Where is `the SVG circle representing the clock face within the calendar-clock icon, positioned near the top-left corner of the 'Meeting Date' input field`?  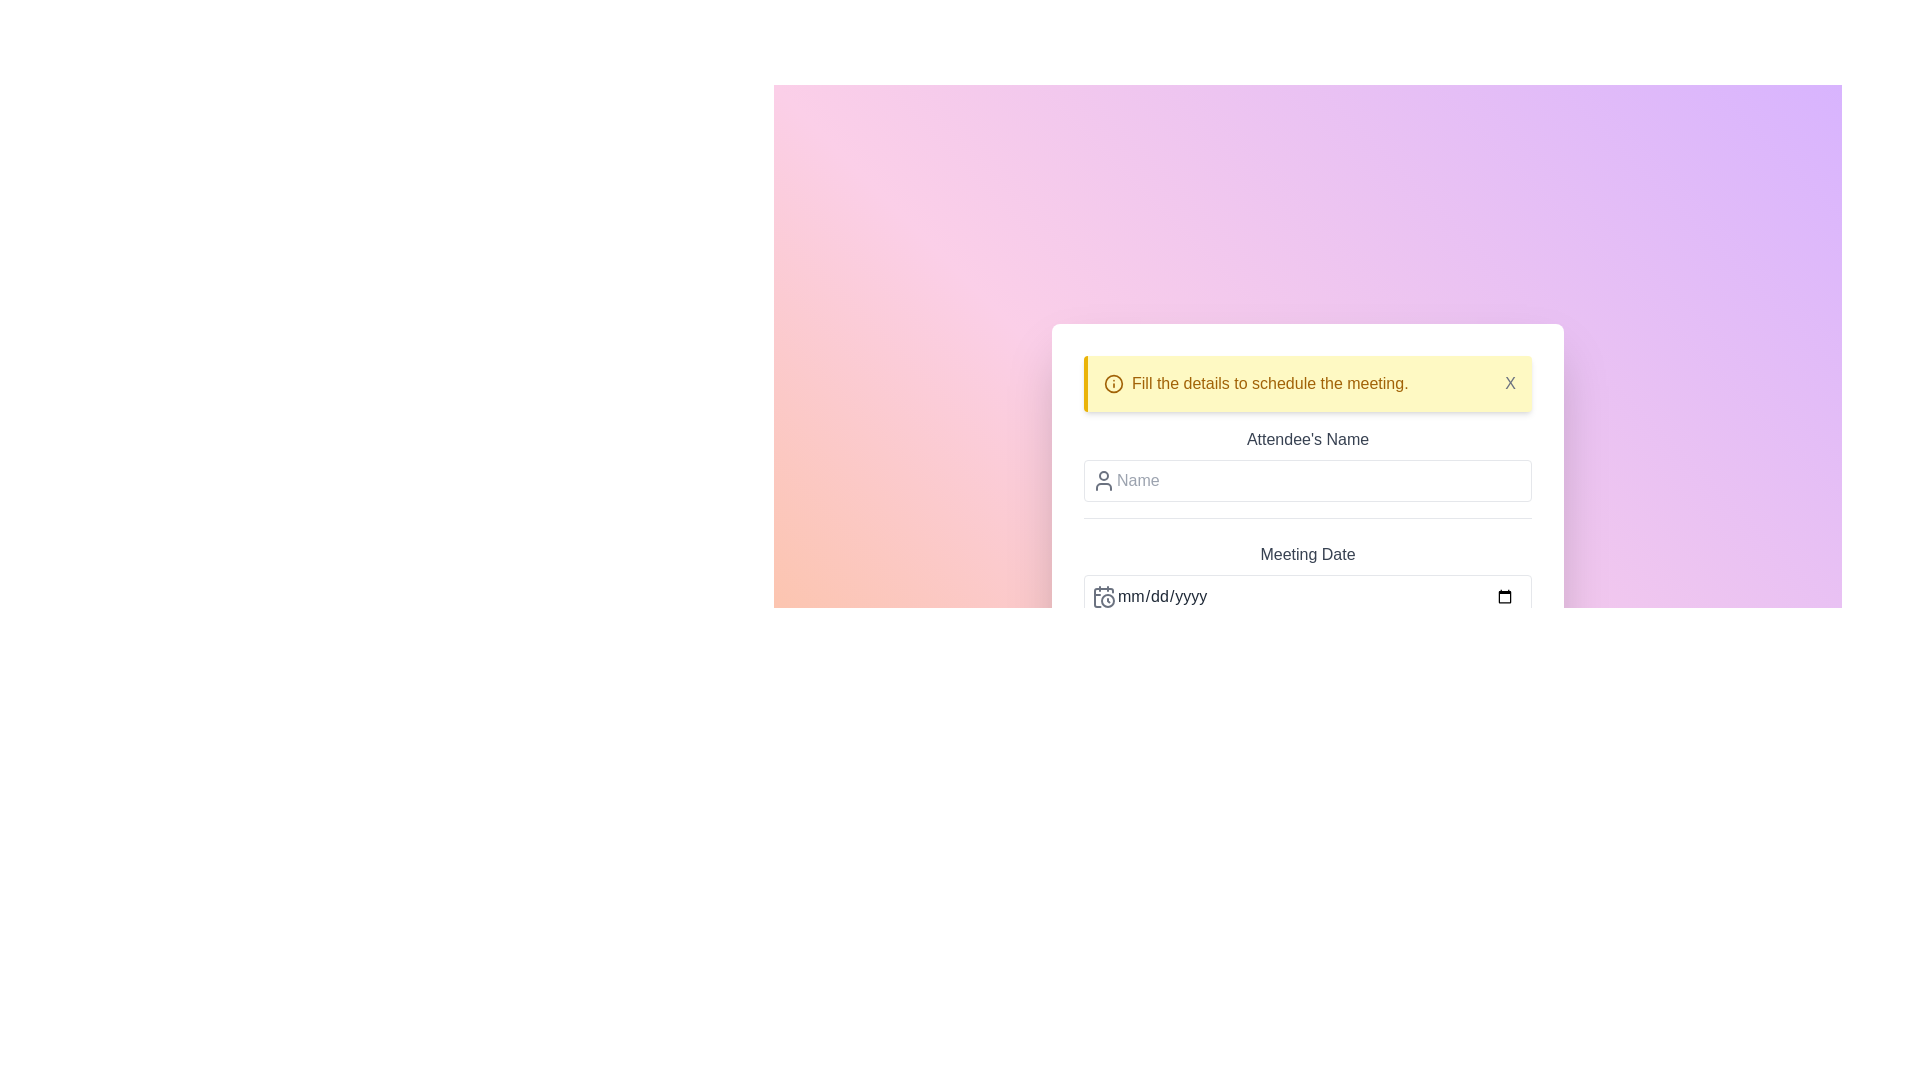
the SVG circle representing the clock face within the calendar-clock icon, positioned near the top-left corner of the 'Meeting Date' input field is located at coordinates (1107, 600).